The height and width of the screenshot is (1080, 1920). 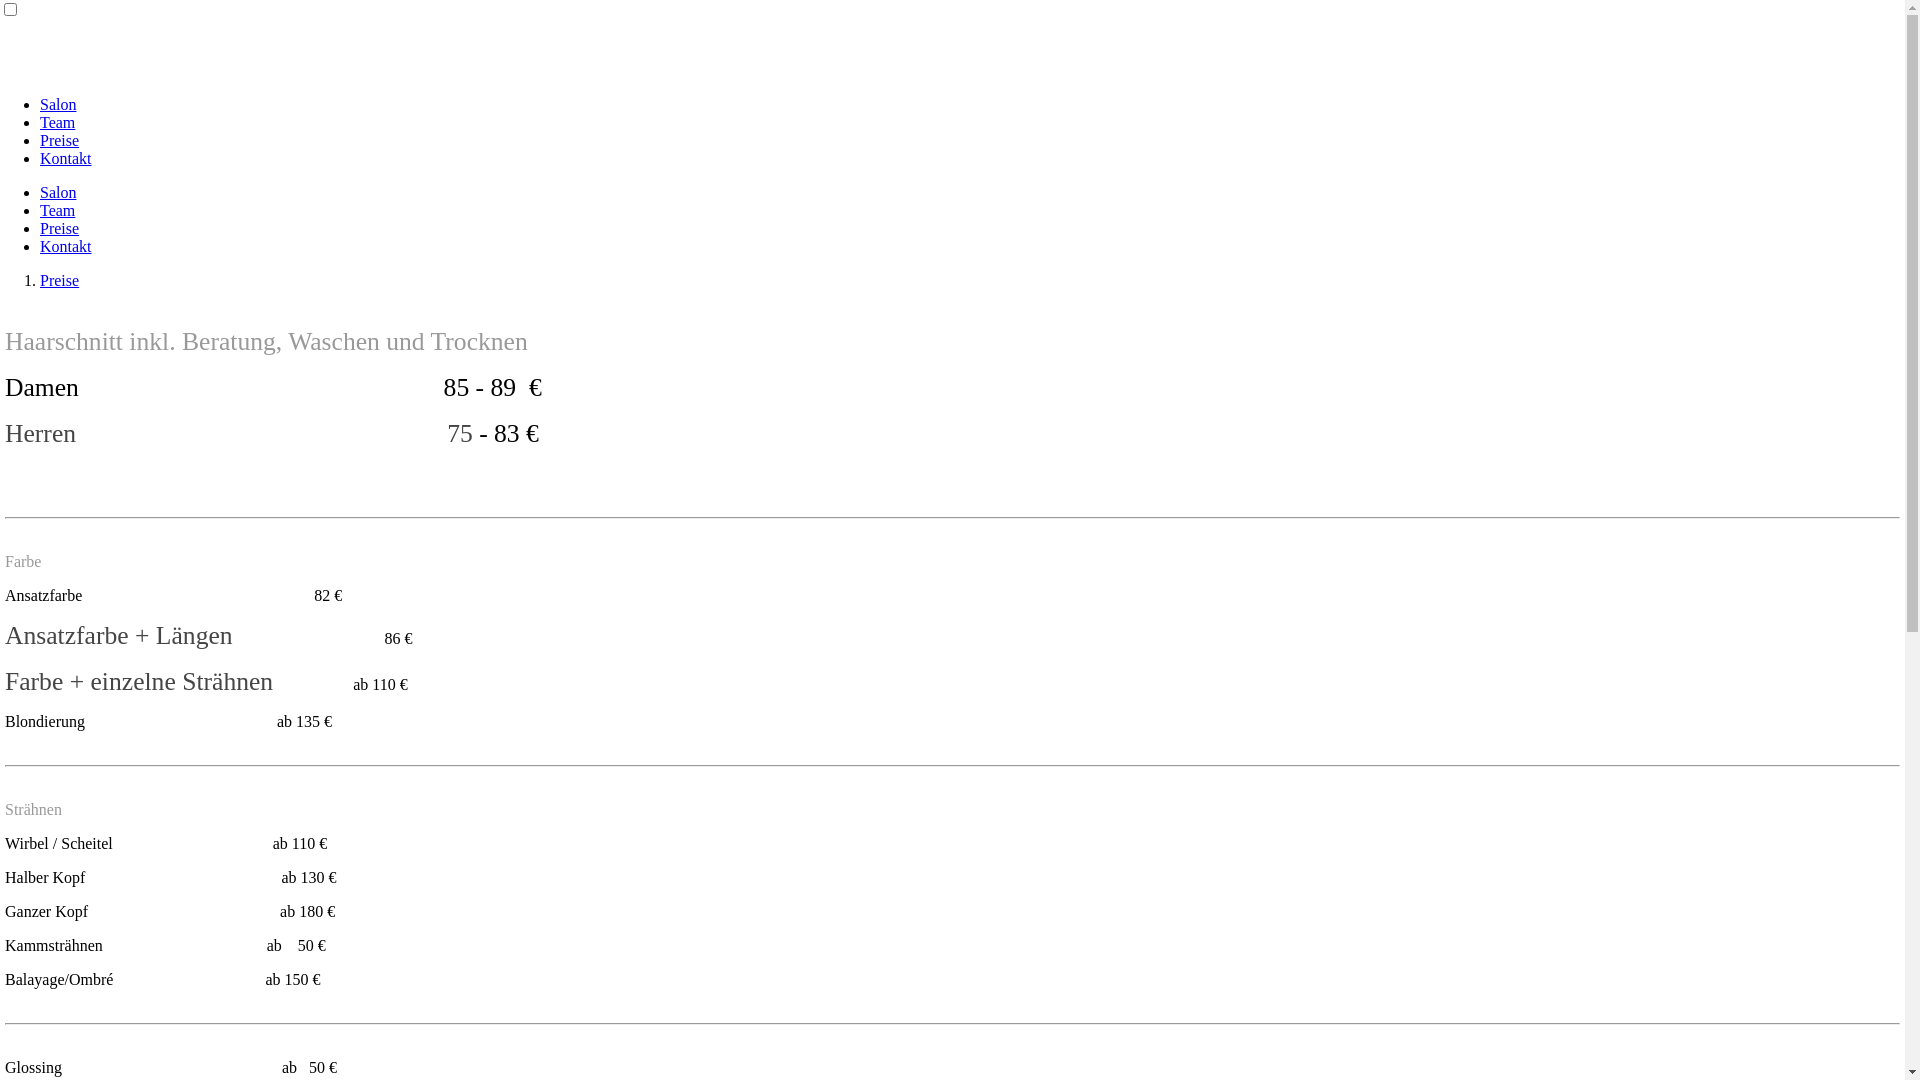 What do you see at coordinates (57, 104) in the screenshot?
I see `'Salon'` at bounding box center [57, 104].